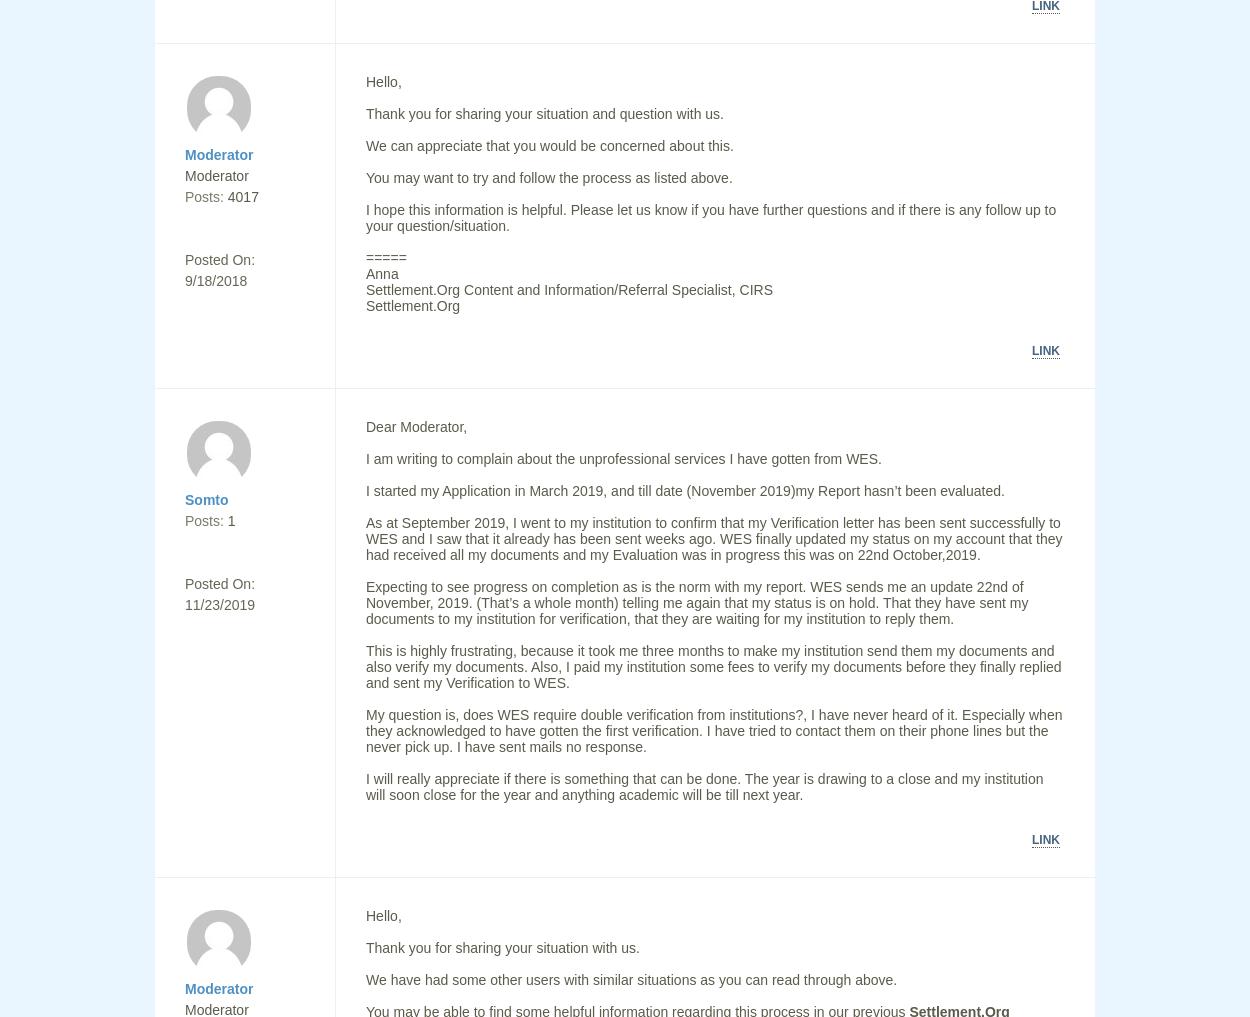  I want to click on 'We have had some other users with similar situations as you can read through above.', so click(631, 979).